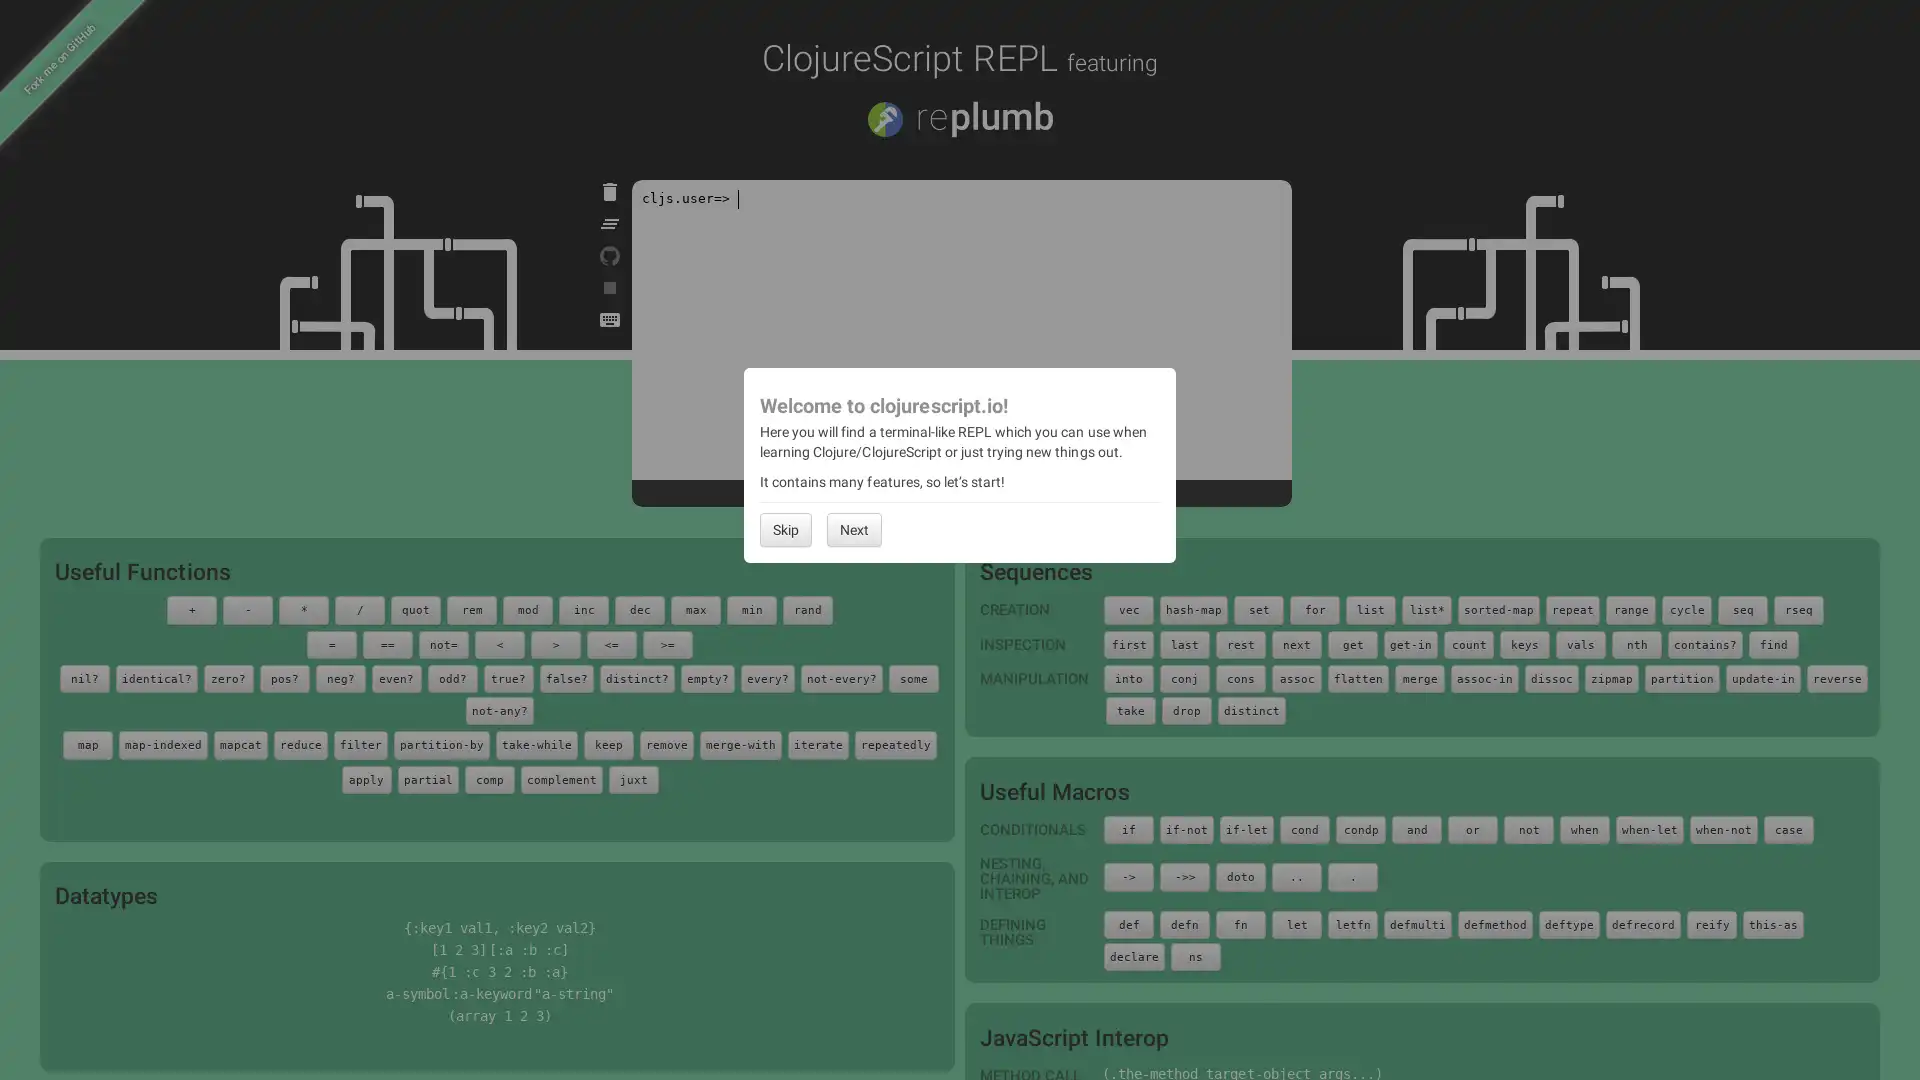 The height and width of the screenshot is (1080, 1920). I want to click on empty?, so click(706, 677).